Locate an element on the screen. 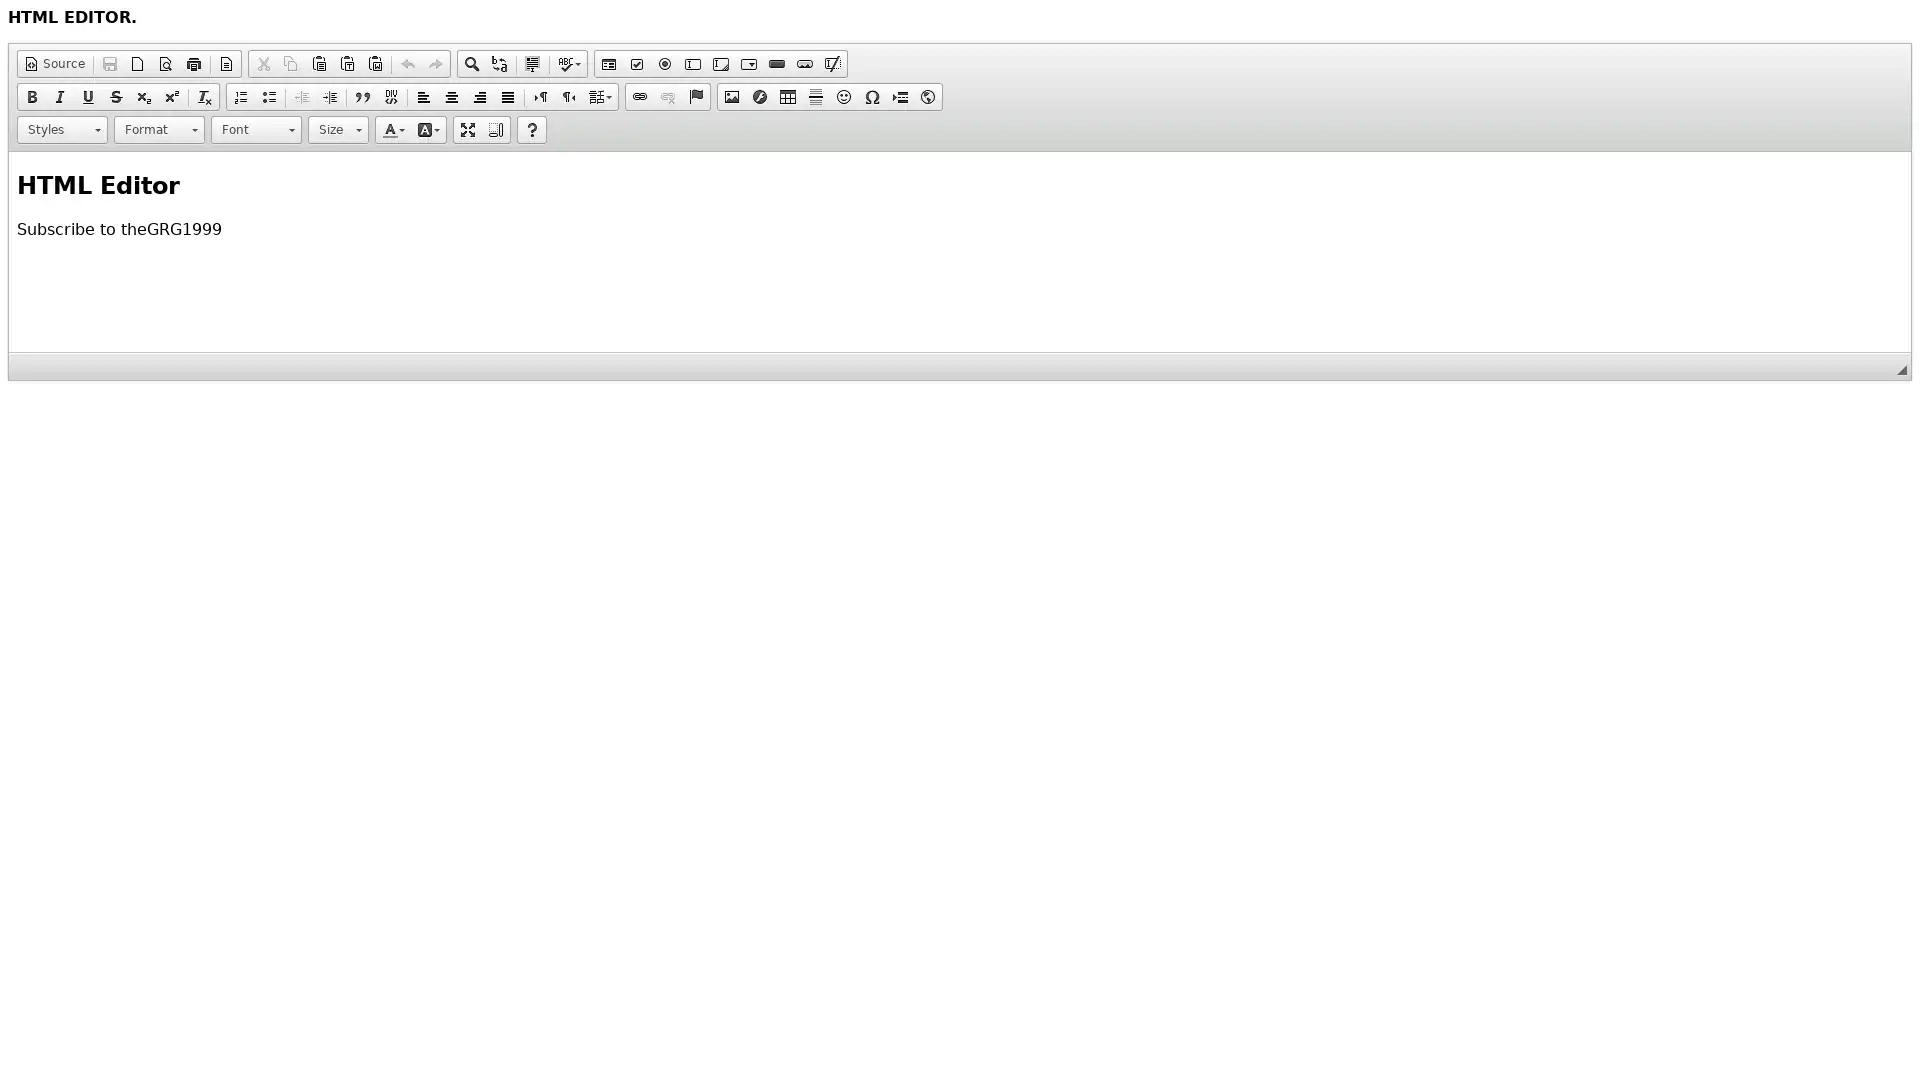  Block Quote is located at coordinates (363, 96).